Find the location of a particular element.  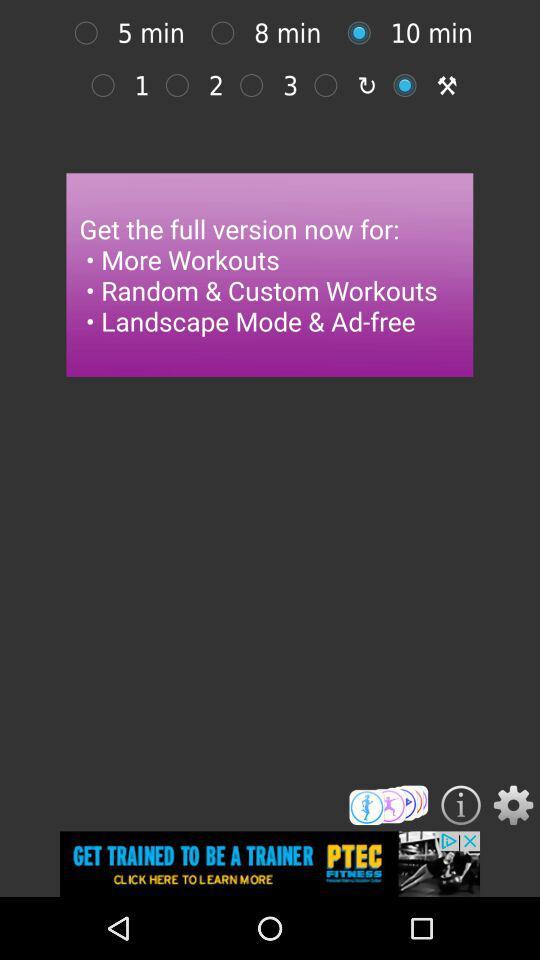

2 min is located at coordinates (182, 85).